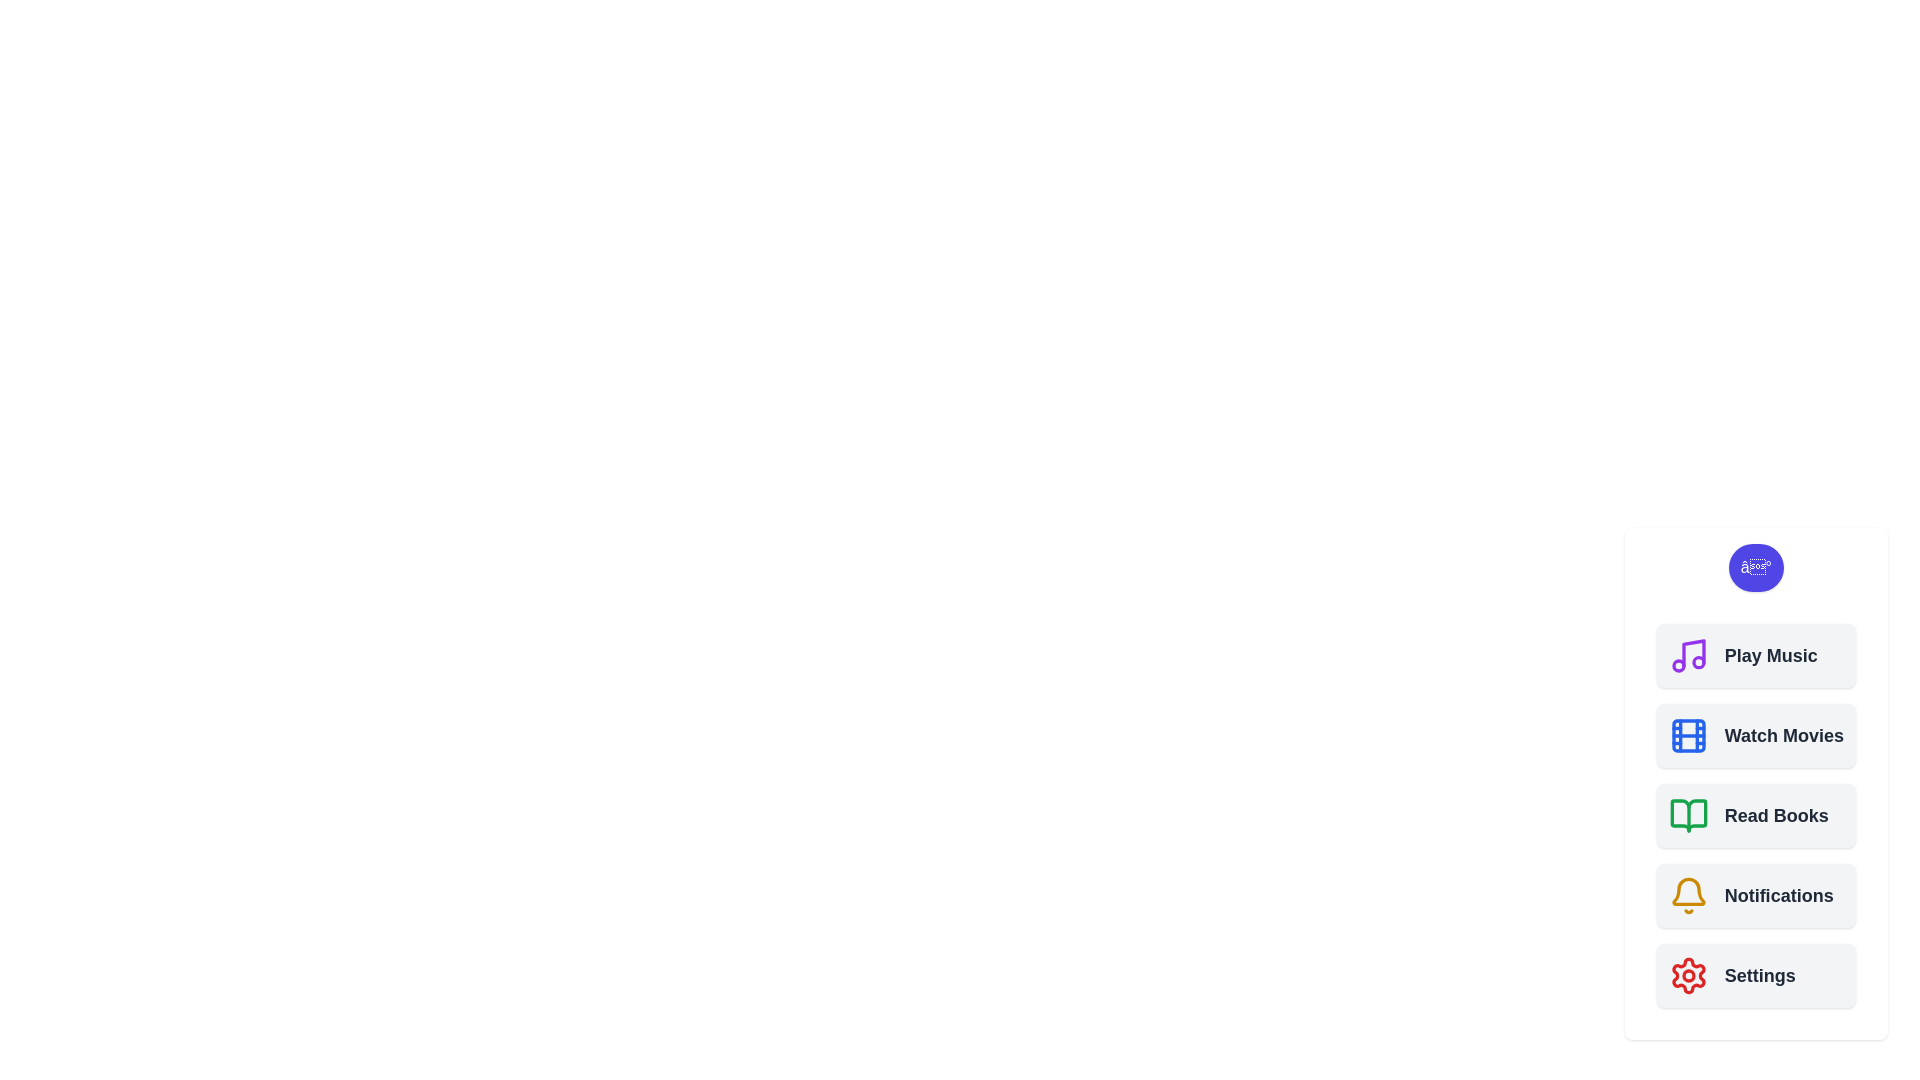  What do you see at coordinates (1755, 894) in the screenshot?
I see `the 'Notifications' button` at bounding box center [1755, 894].